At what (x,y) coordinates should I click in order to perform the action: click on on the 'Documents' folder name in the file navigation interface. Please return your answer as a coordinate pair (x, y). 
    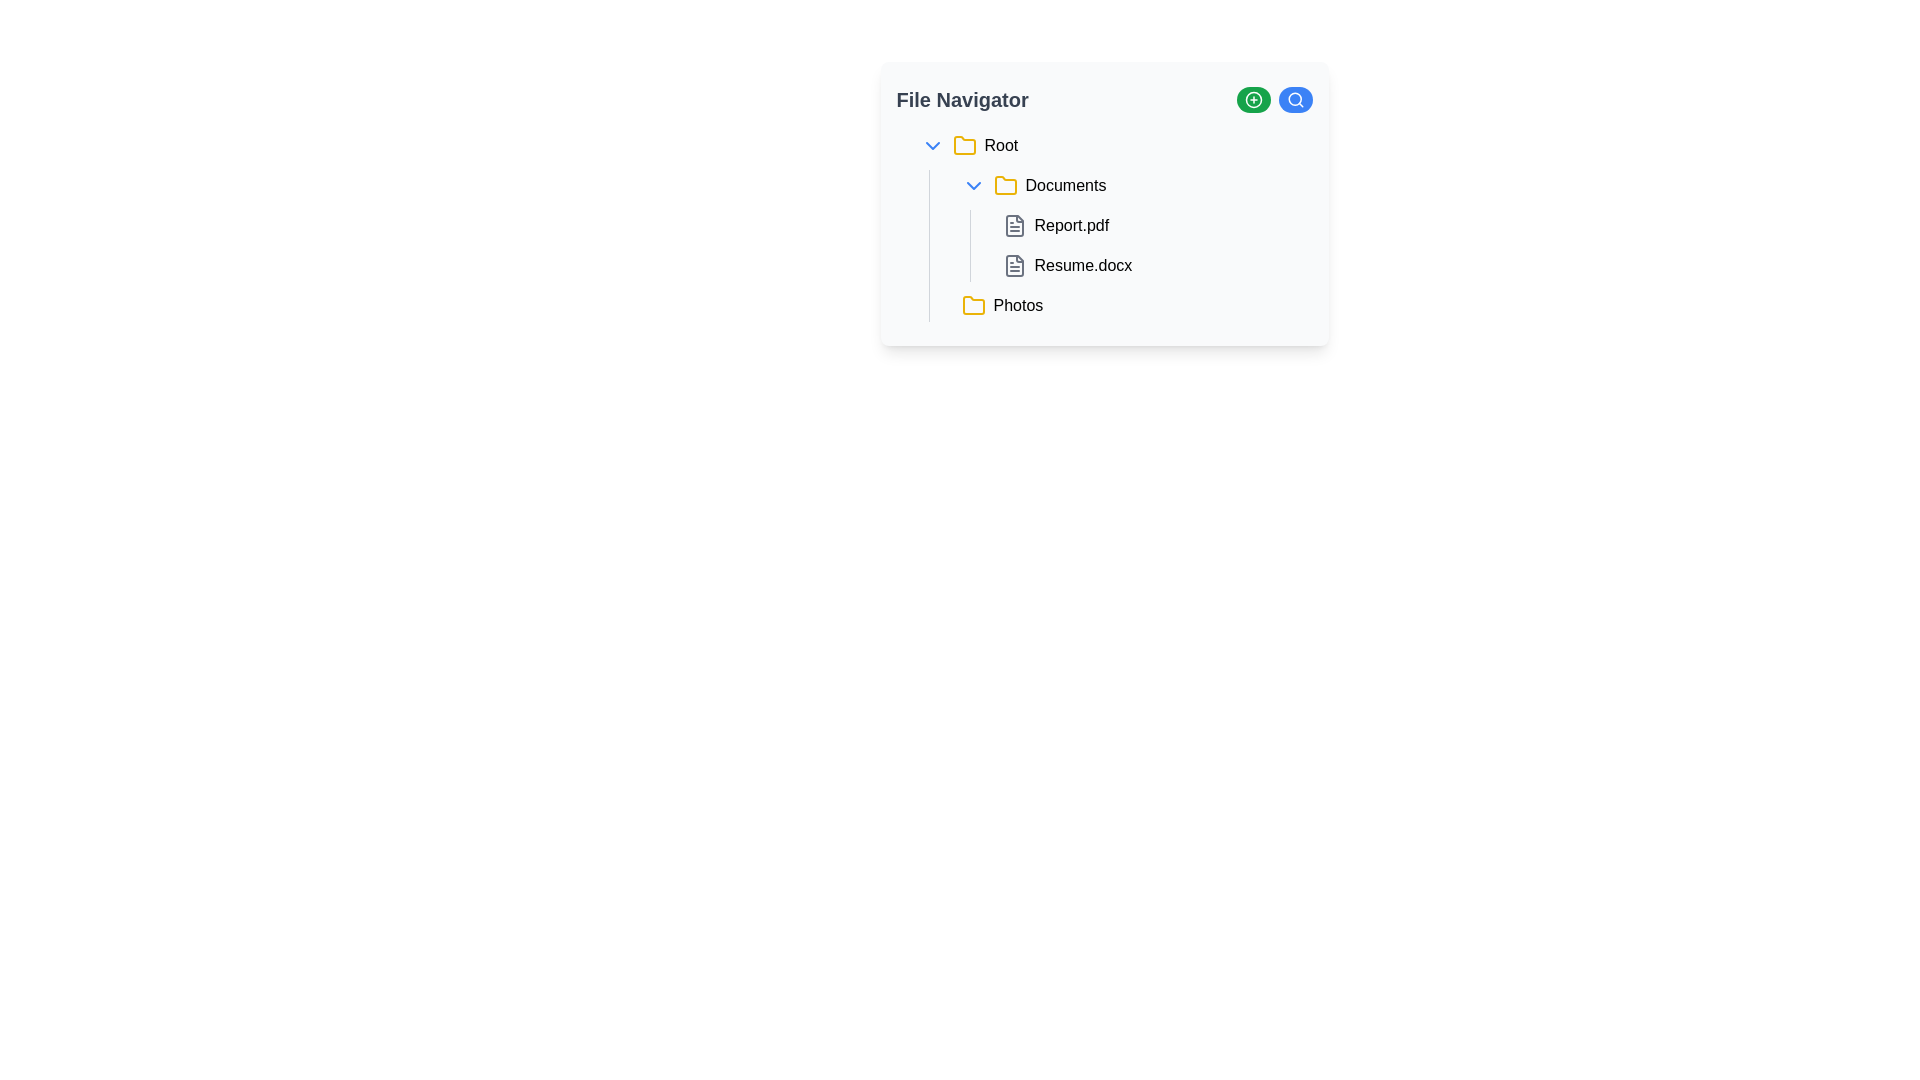
    Looking at the image, I should click on (1064, 185).